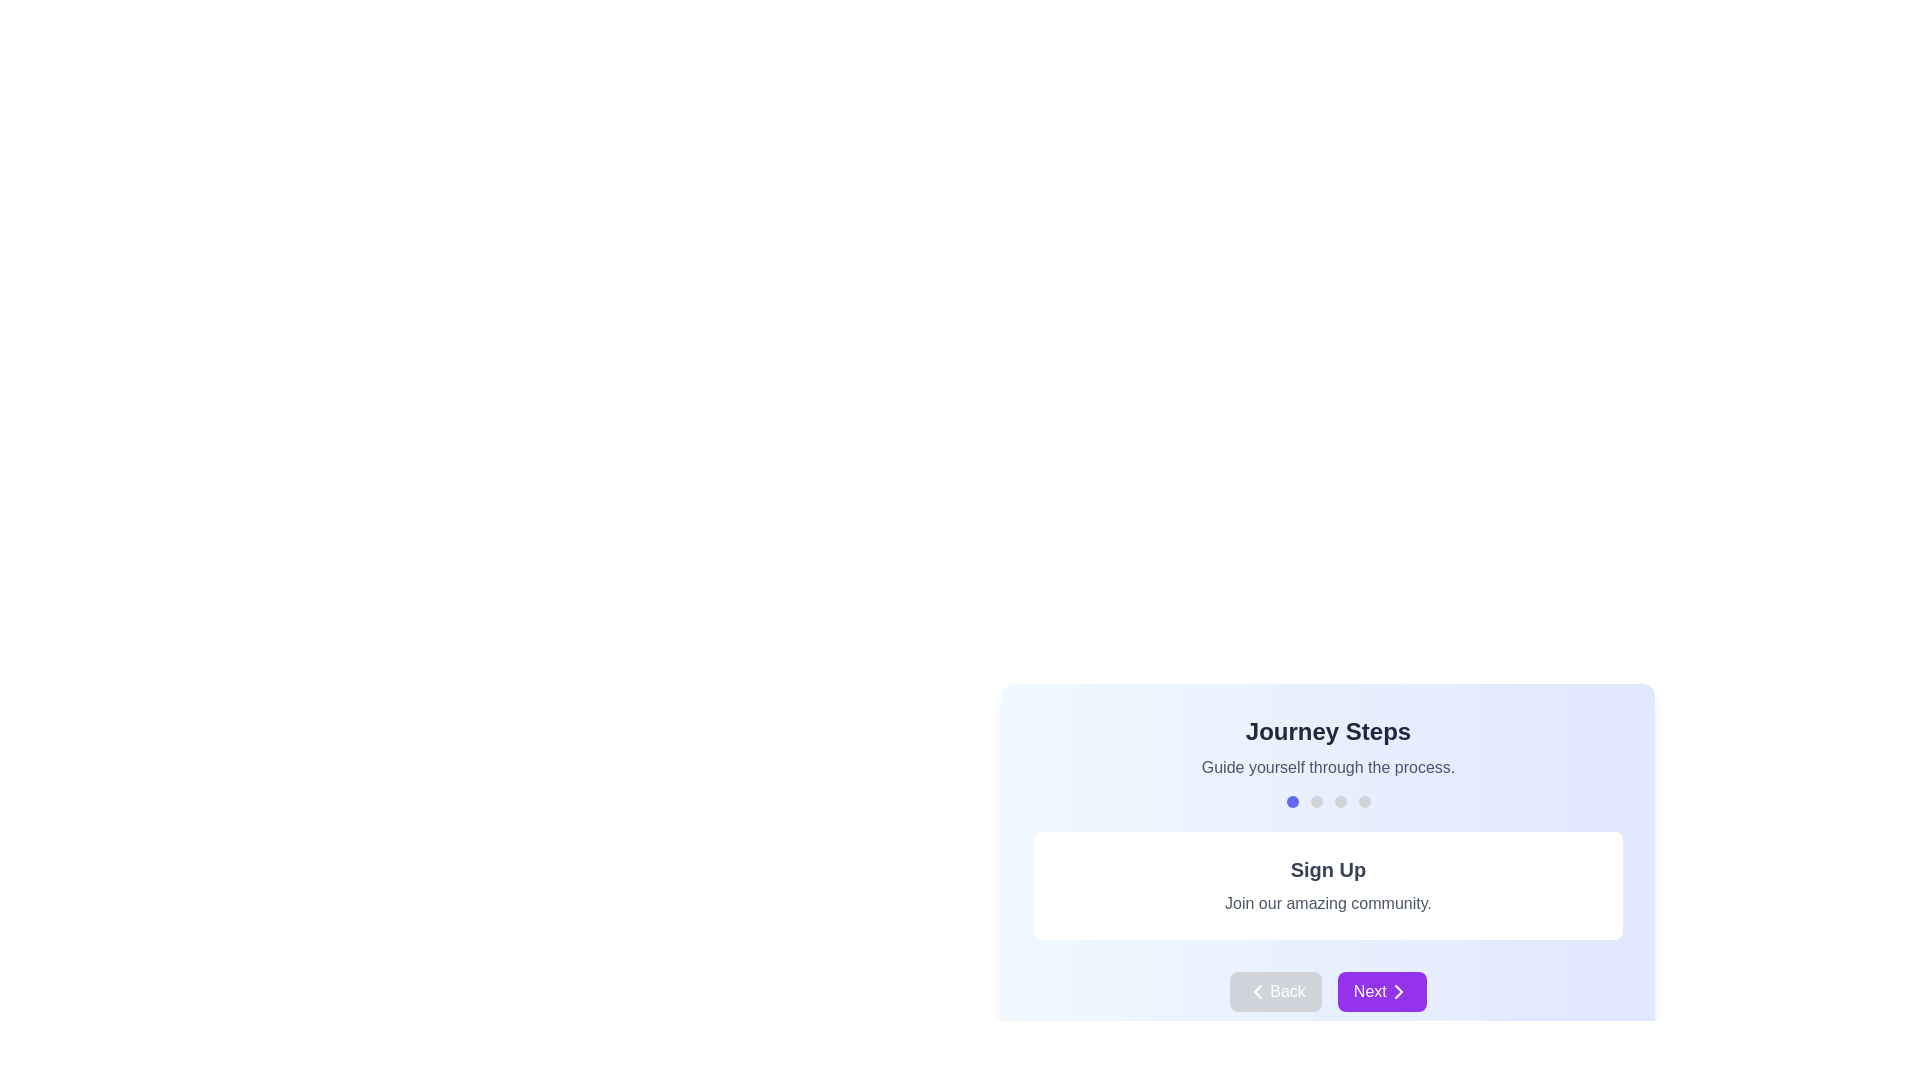  I want to click on the welcoming message text that encourages users to join the community, located beneath the 'Sign Up' text within a centered white card, so click(1328, 903).